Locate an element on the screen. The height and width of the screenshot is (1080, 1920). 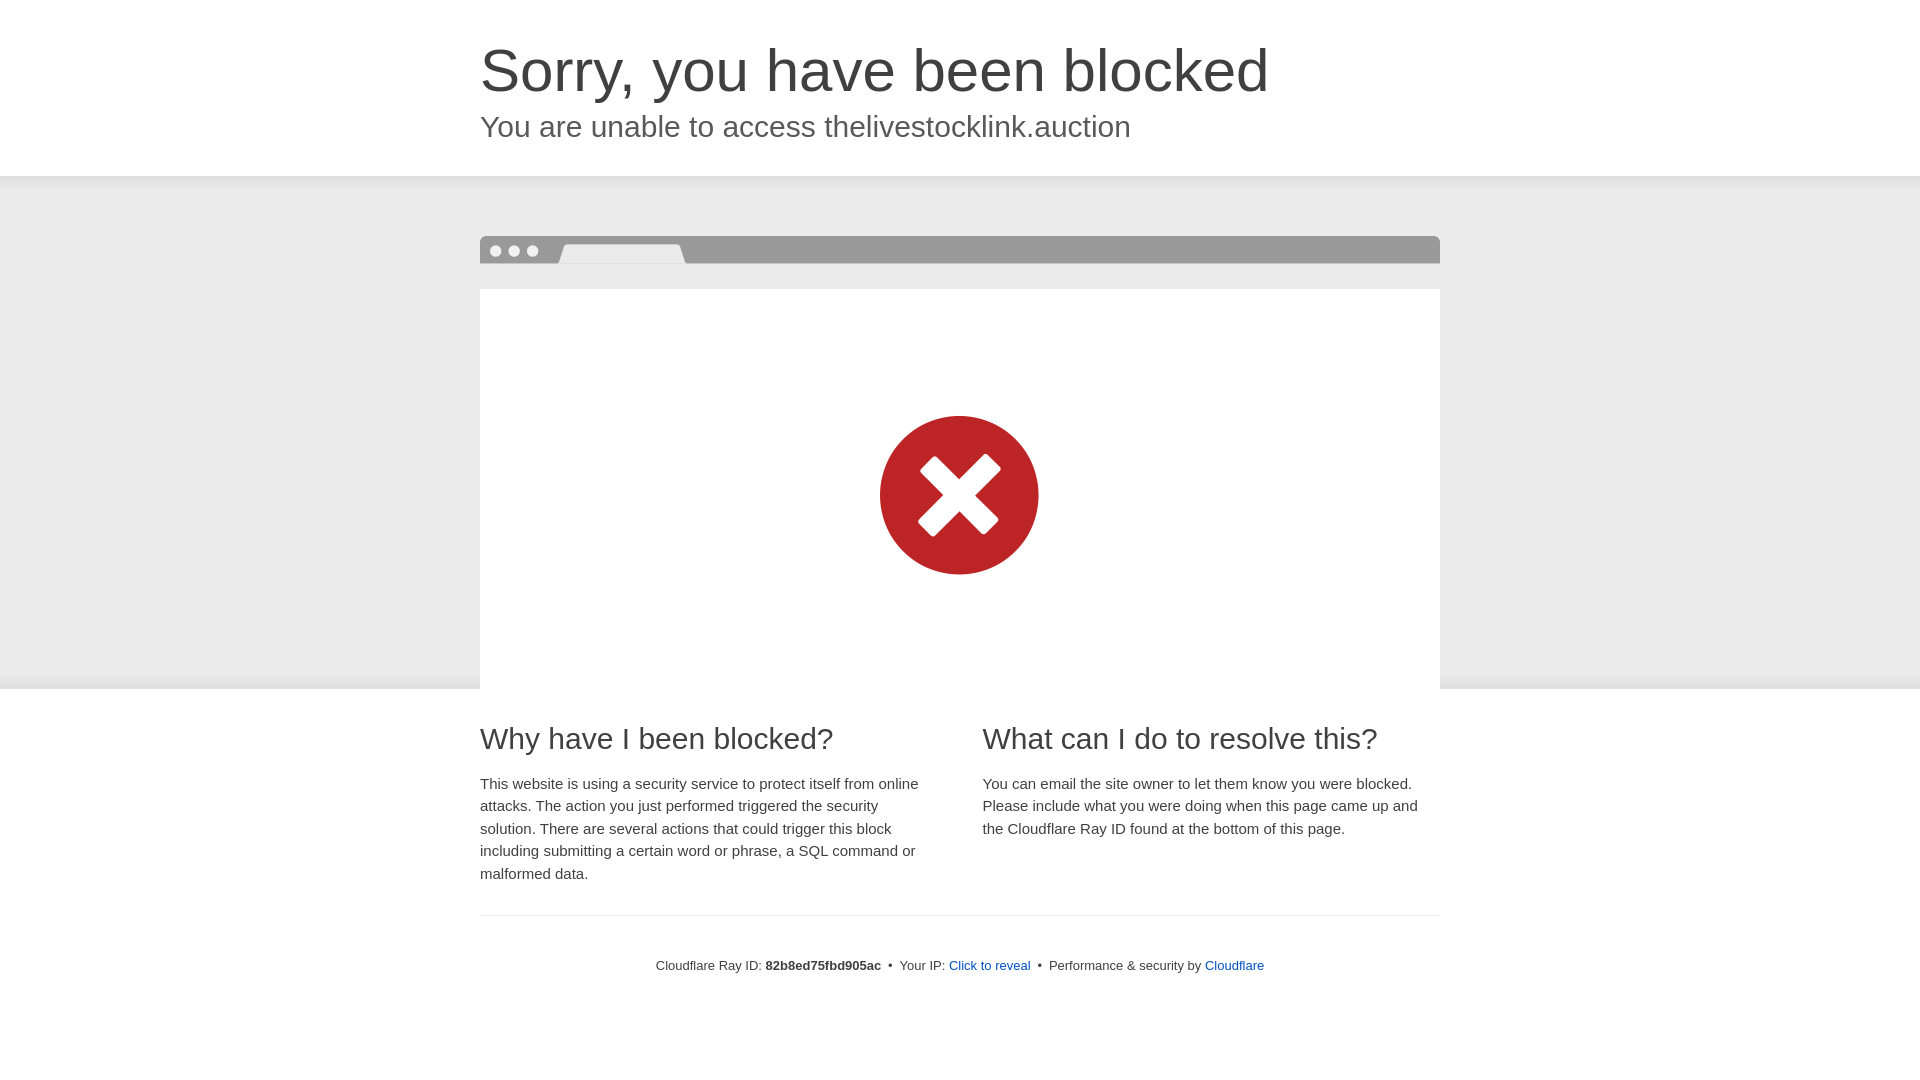
'Click to reveal' is located at coordinates (989, 964).